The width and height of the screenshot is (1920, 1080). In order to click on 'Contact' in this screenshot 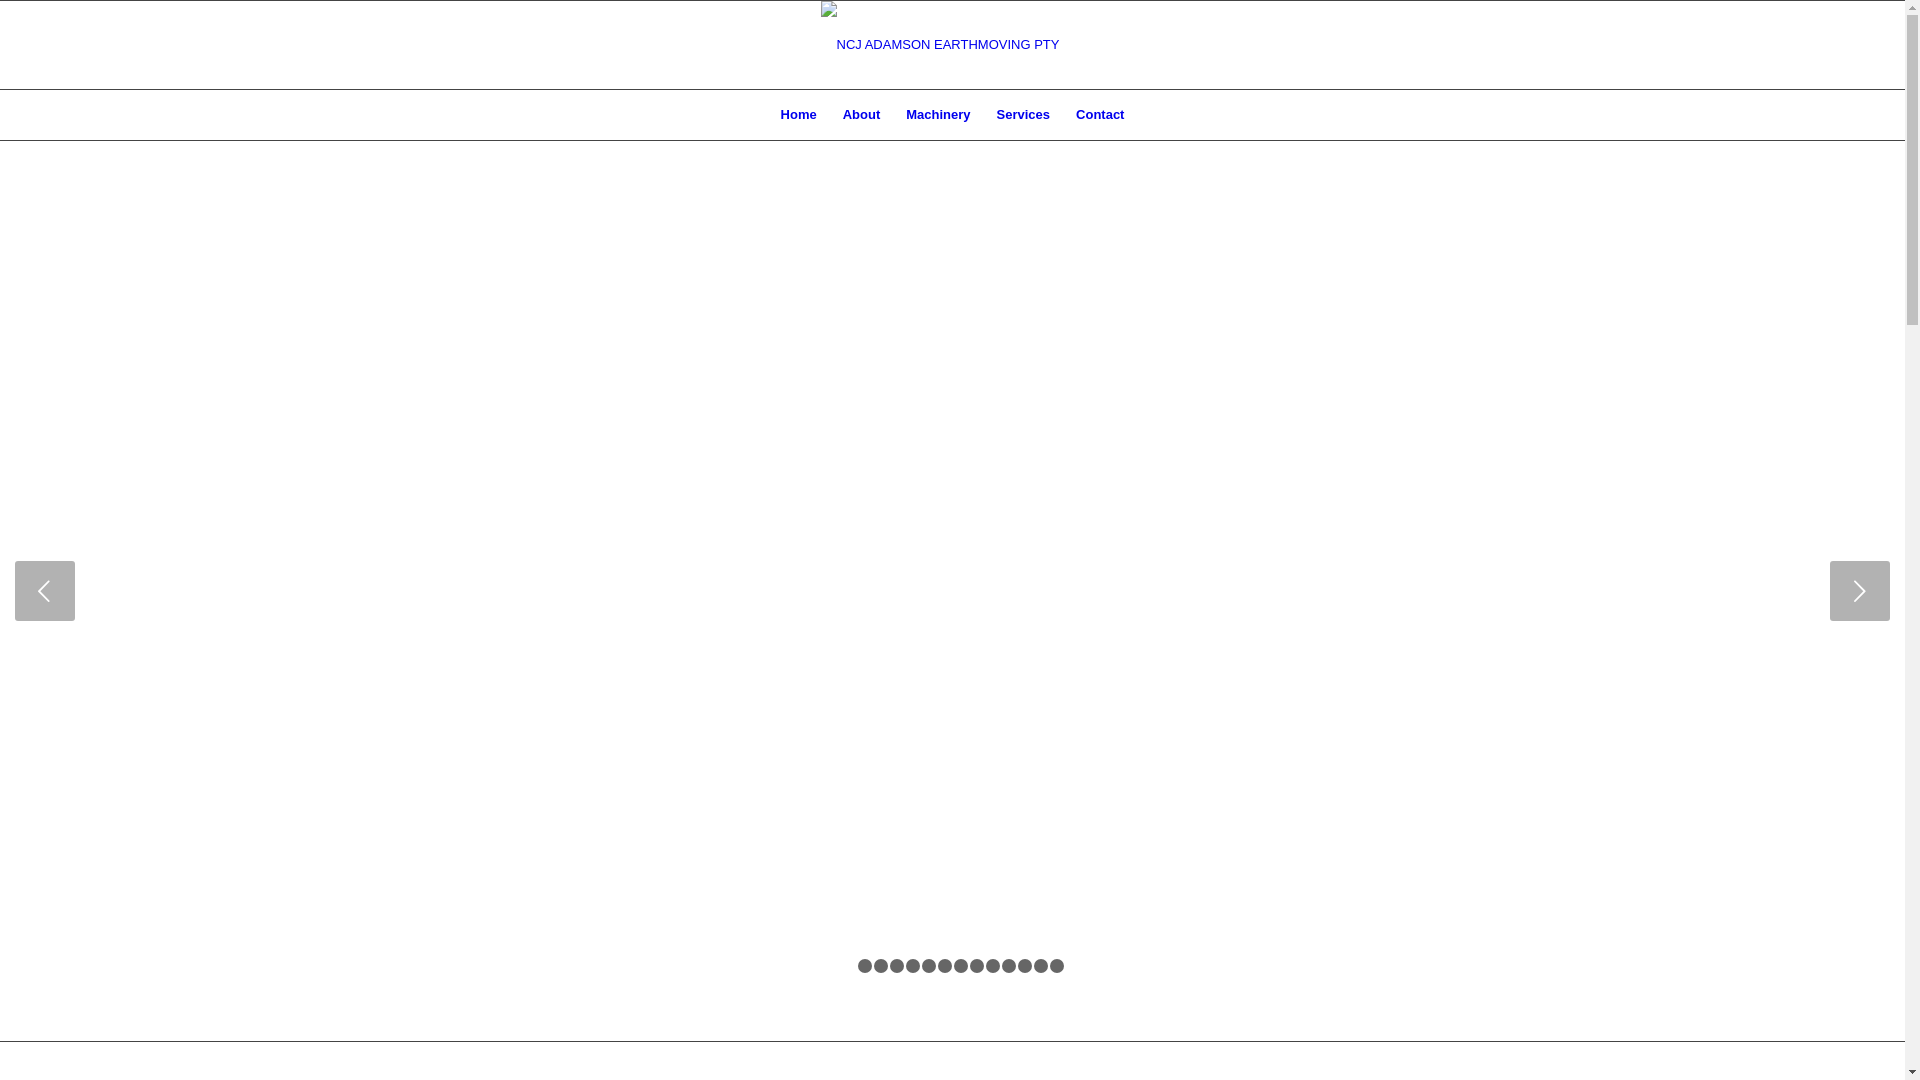, I will do `click(1098, 115)`.